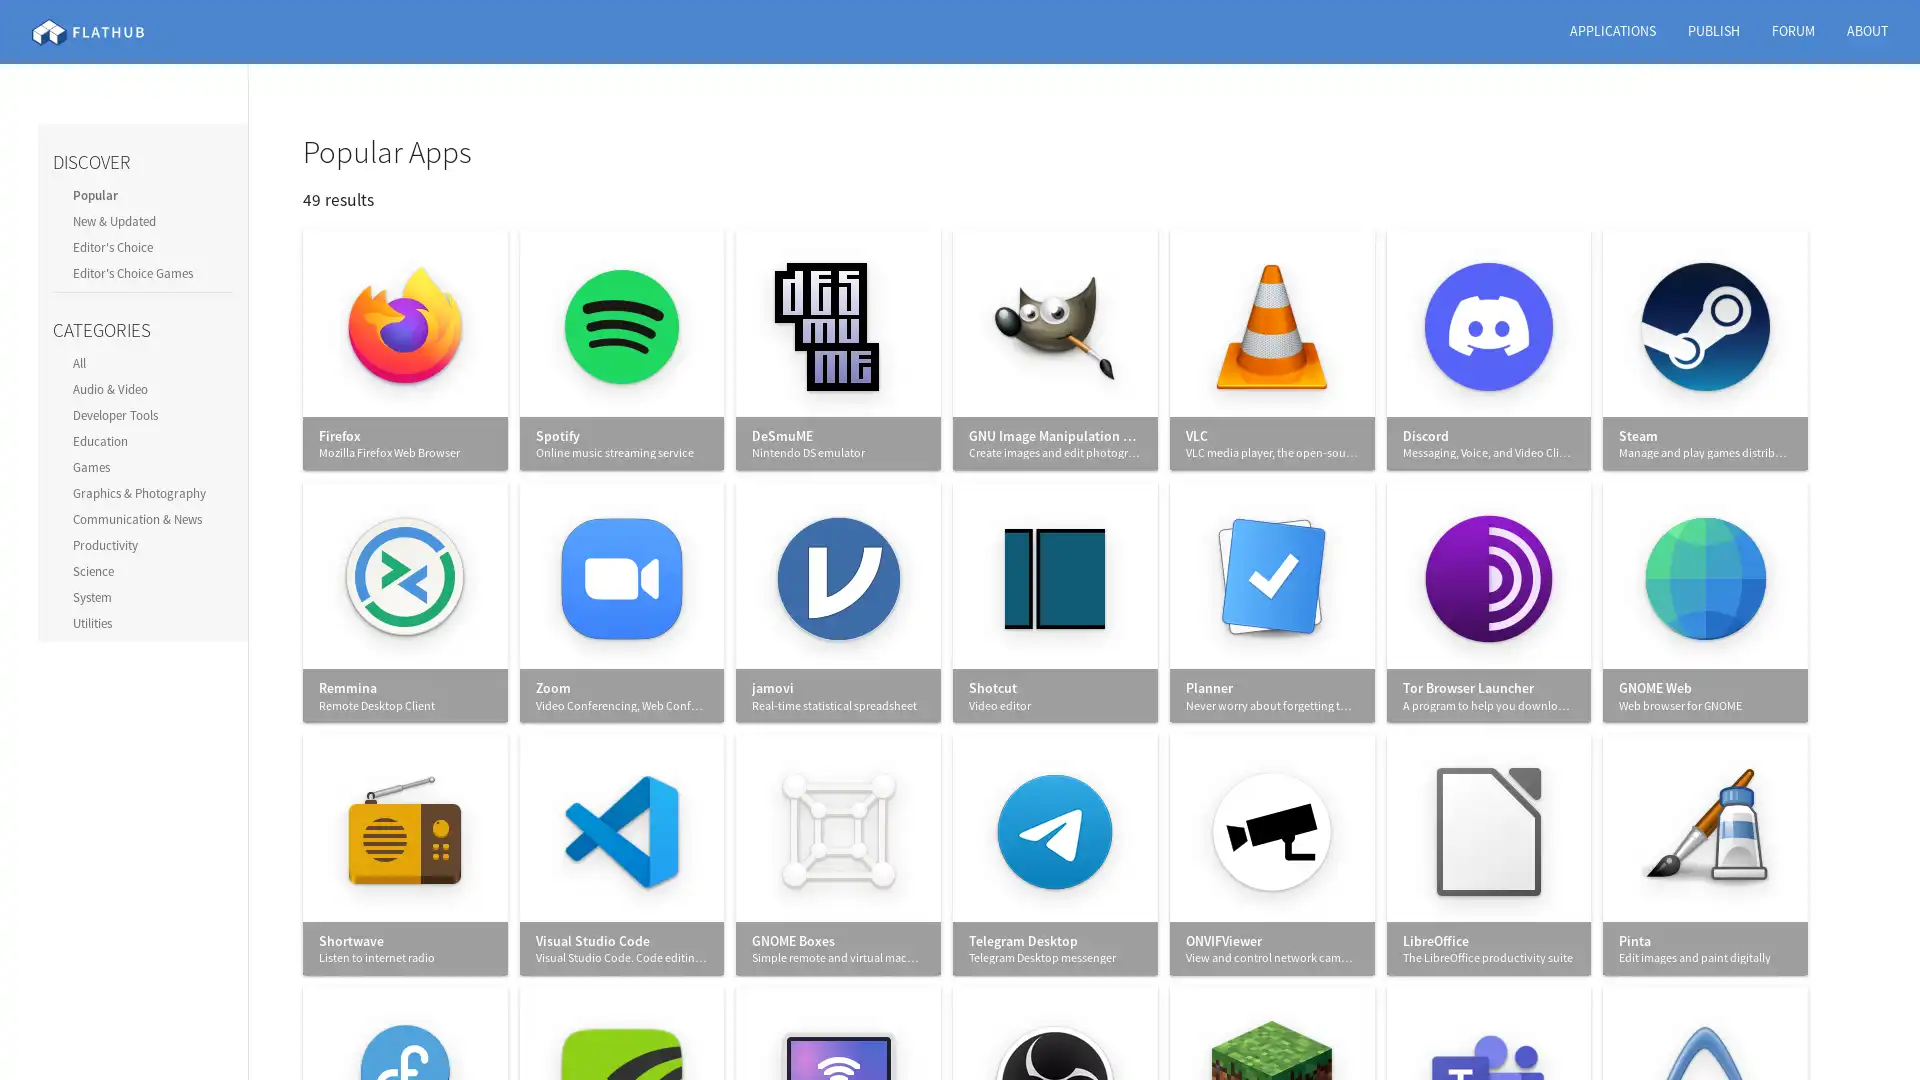  I want to click on APPLICATIONS, so click(1612, 31).